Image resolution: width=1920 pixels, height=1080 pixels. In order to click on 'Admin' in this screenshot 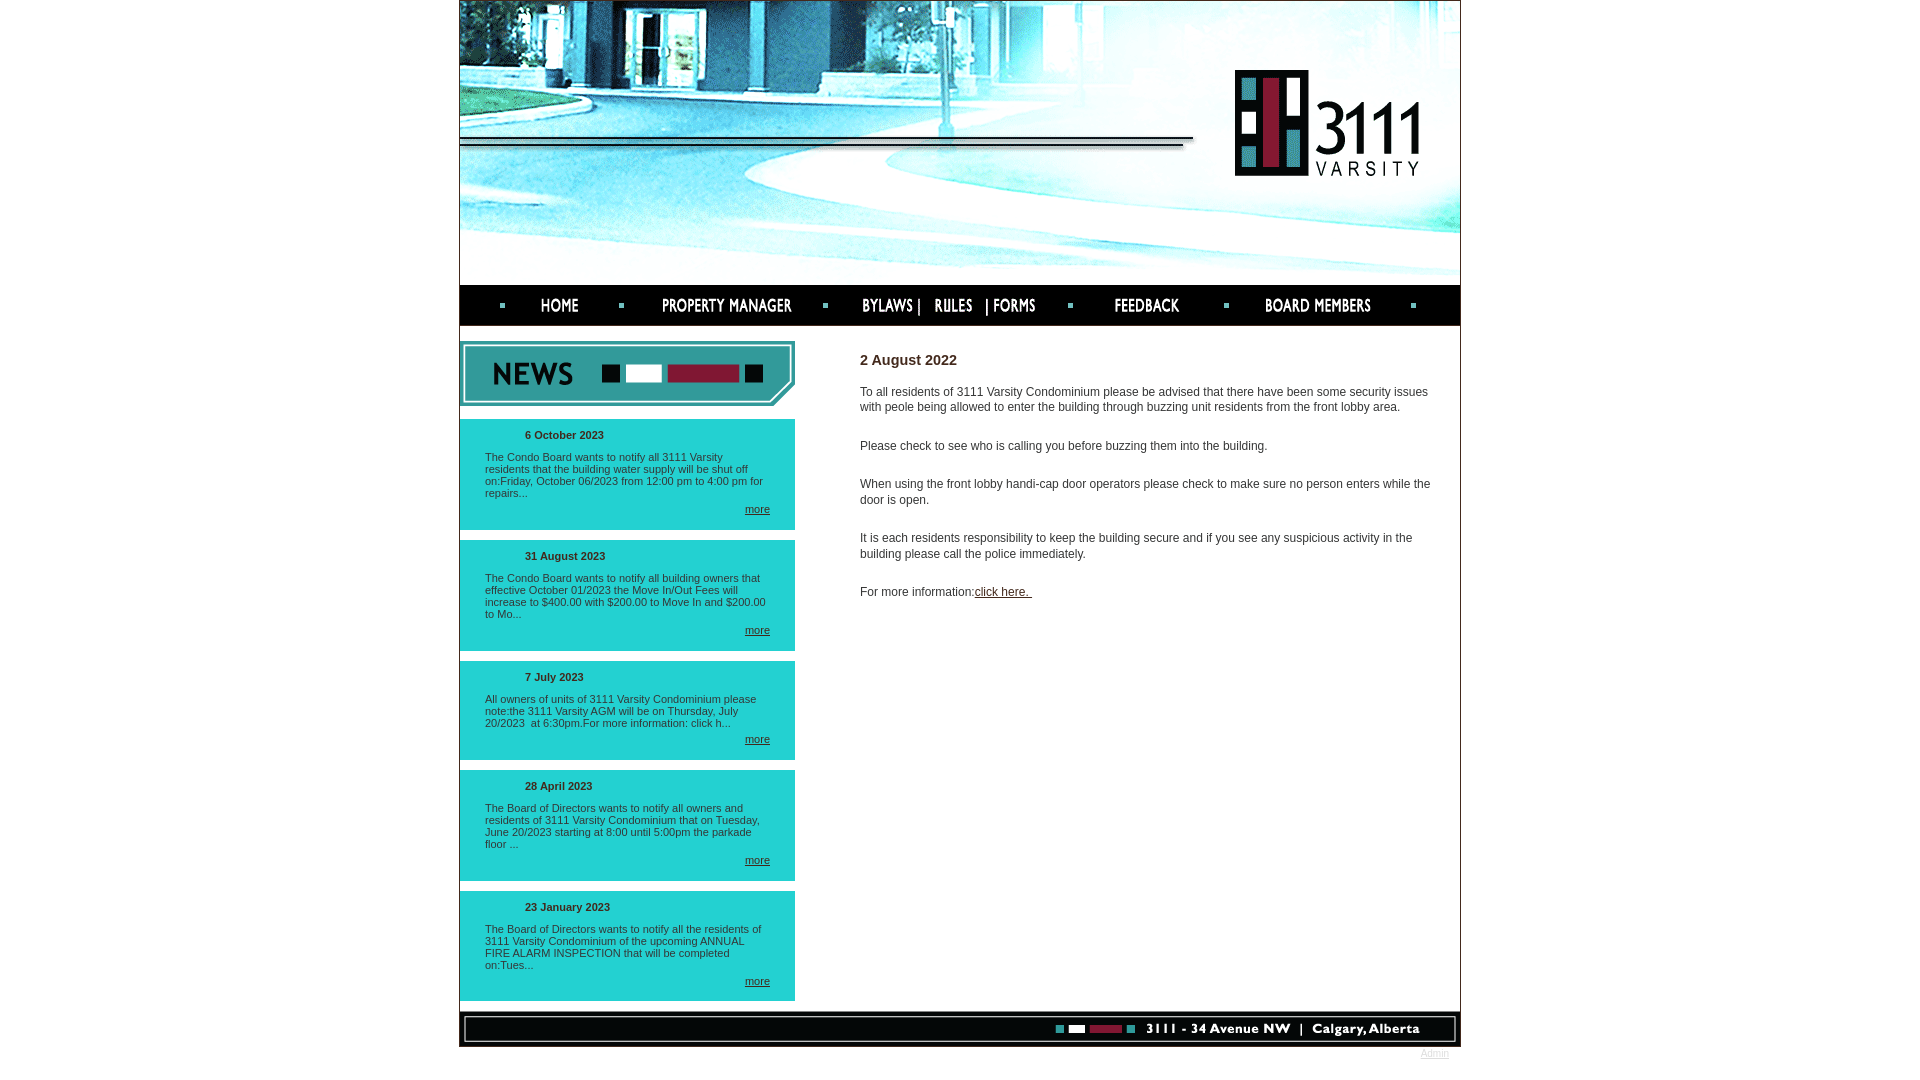, I will do `click(1434, 1052)`.